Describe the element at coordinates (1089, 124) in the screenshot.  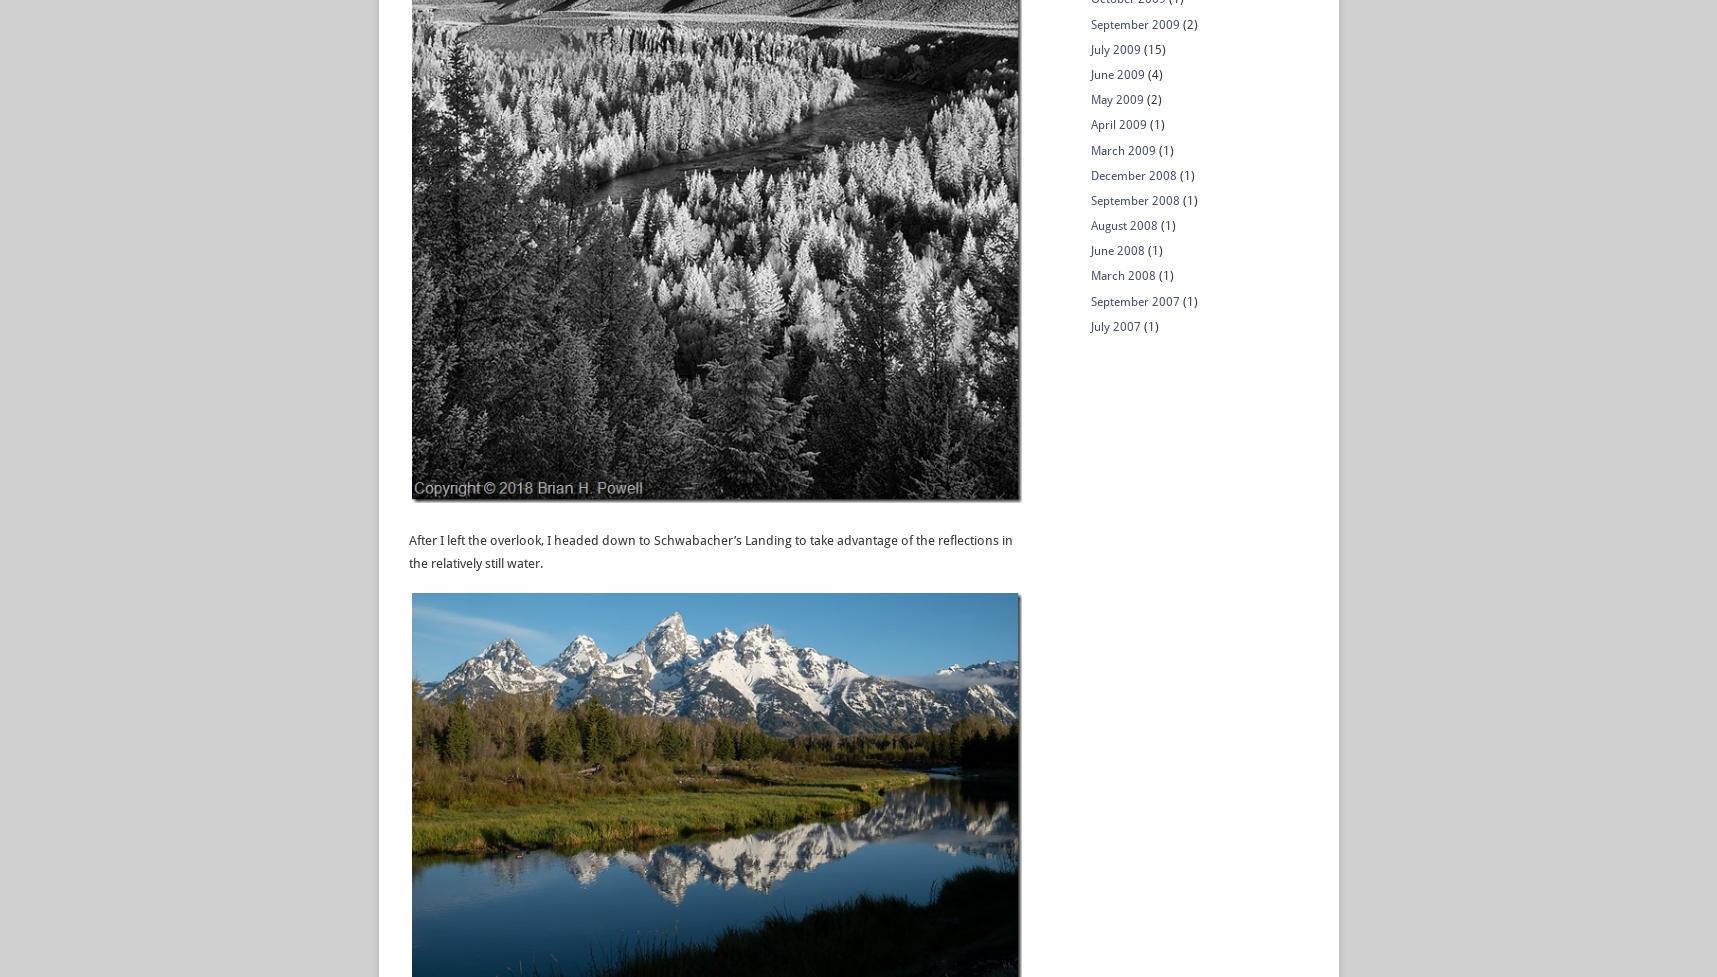
I see `'April 2009'` at that location.